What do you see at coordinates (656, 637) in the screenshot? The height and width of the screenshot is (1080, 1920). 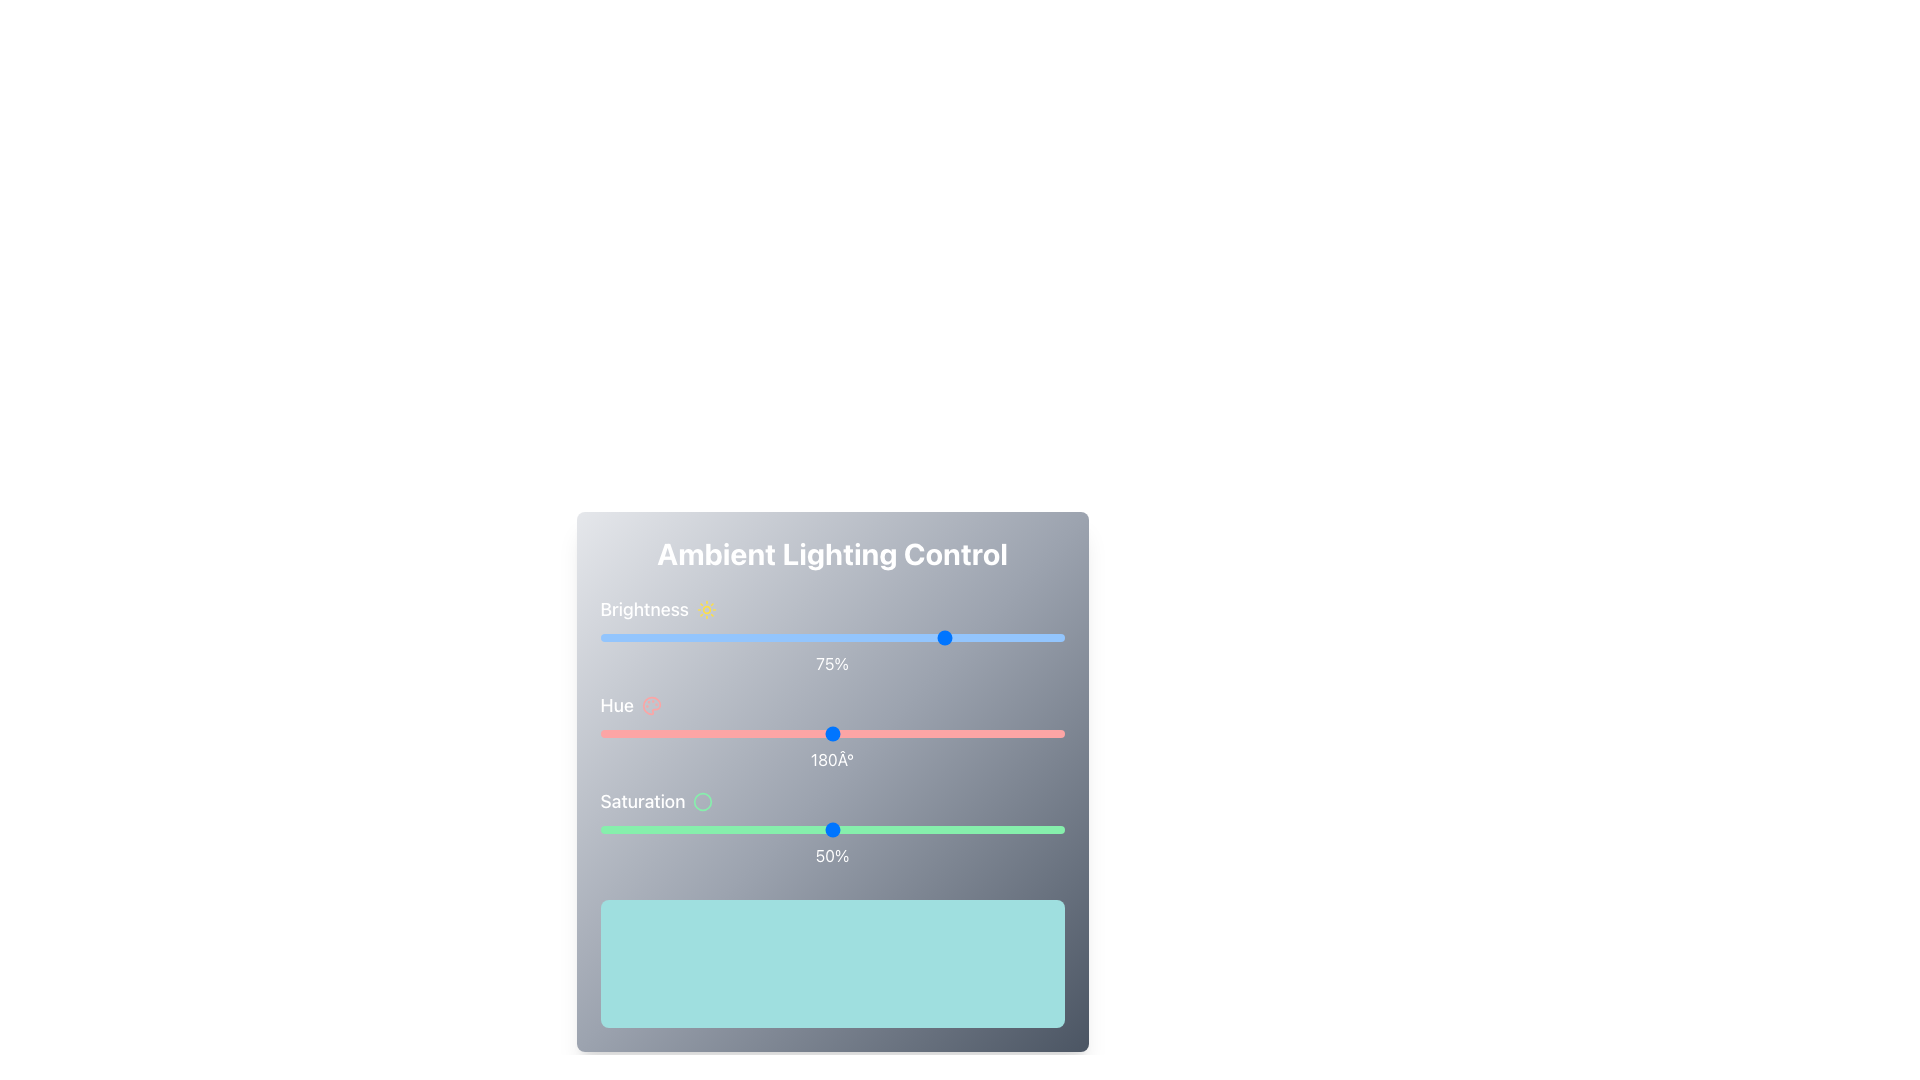 I see `brightness` at bounding box center [656, 637].